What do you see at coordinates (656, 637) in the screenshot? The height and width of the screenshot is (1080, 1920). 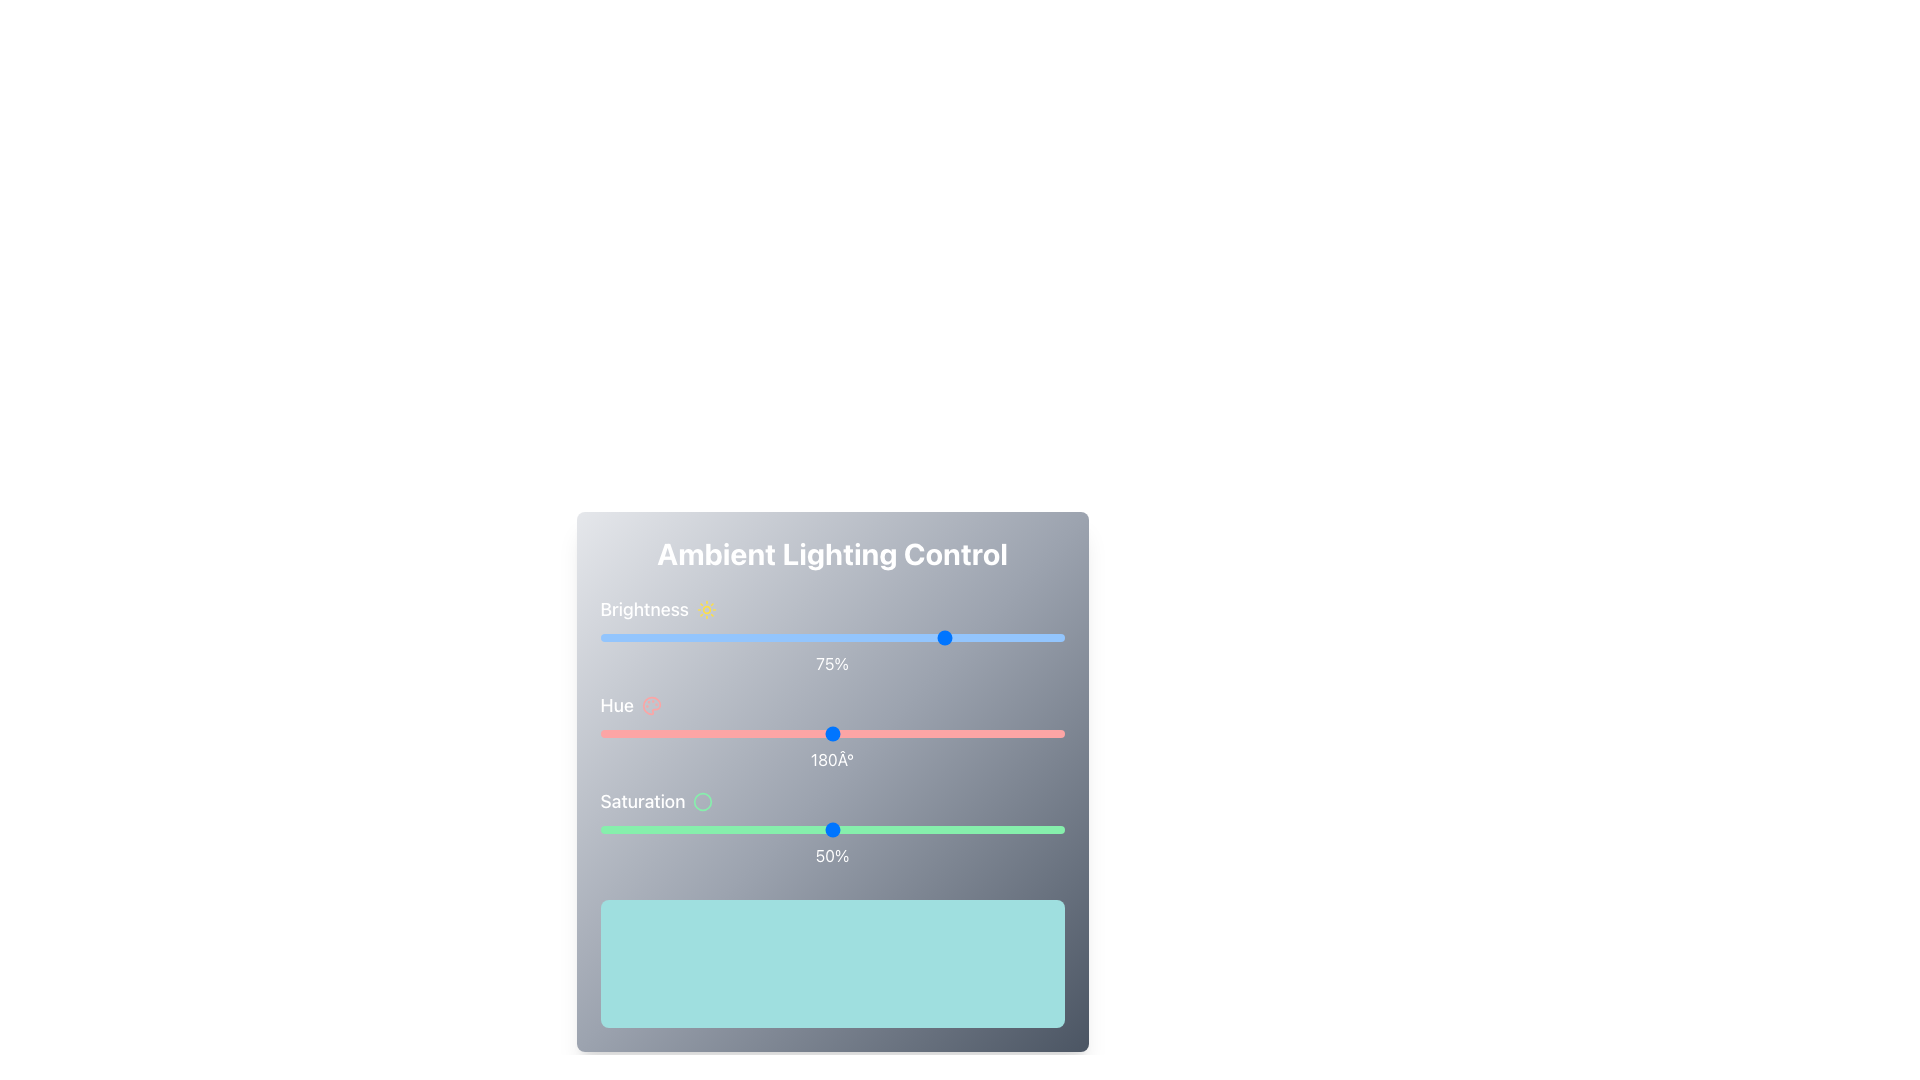 I see `brightness` at bounding box center [656, 637].